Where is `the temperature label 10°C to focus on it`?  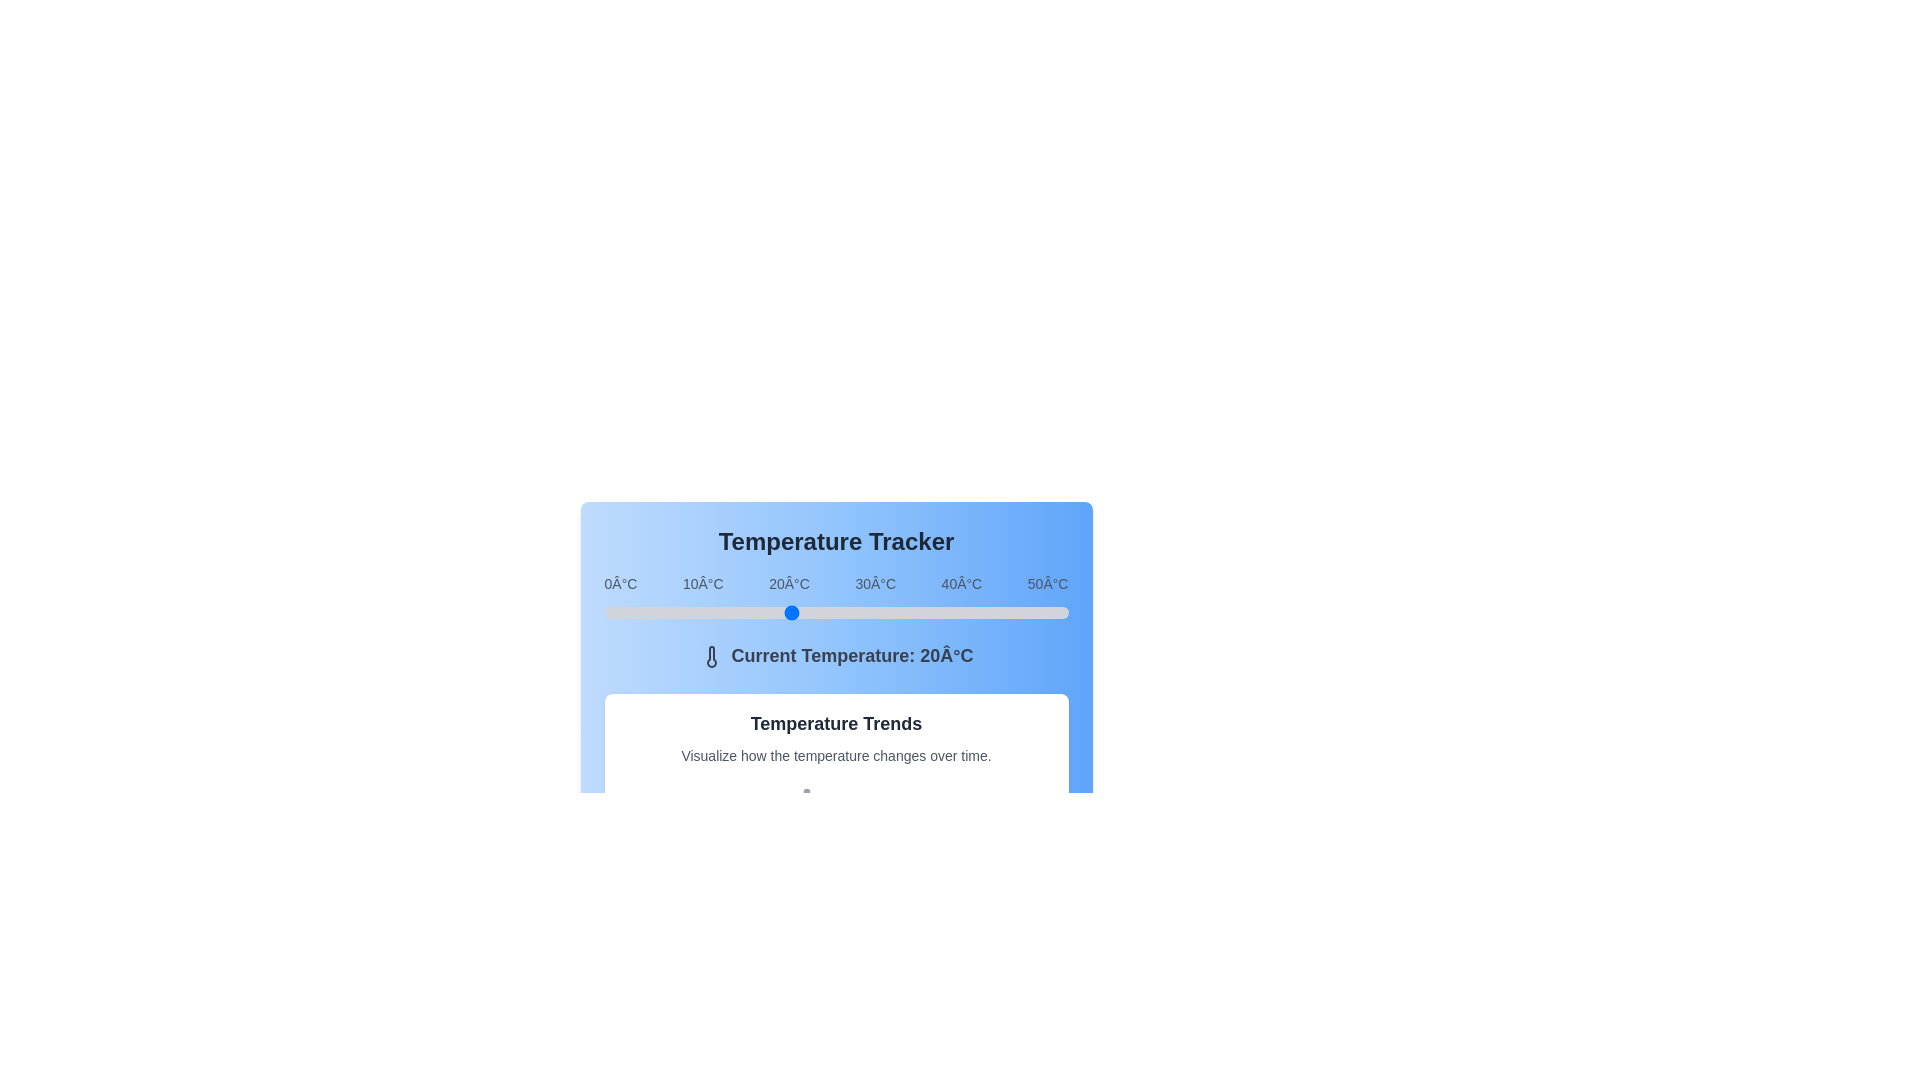 the temperature label 10°C to focus on it is located at coordinates (703, 583).